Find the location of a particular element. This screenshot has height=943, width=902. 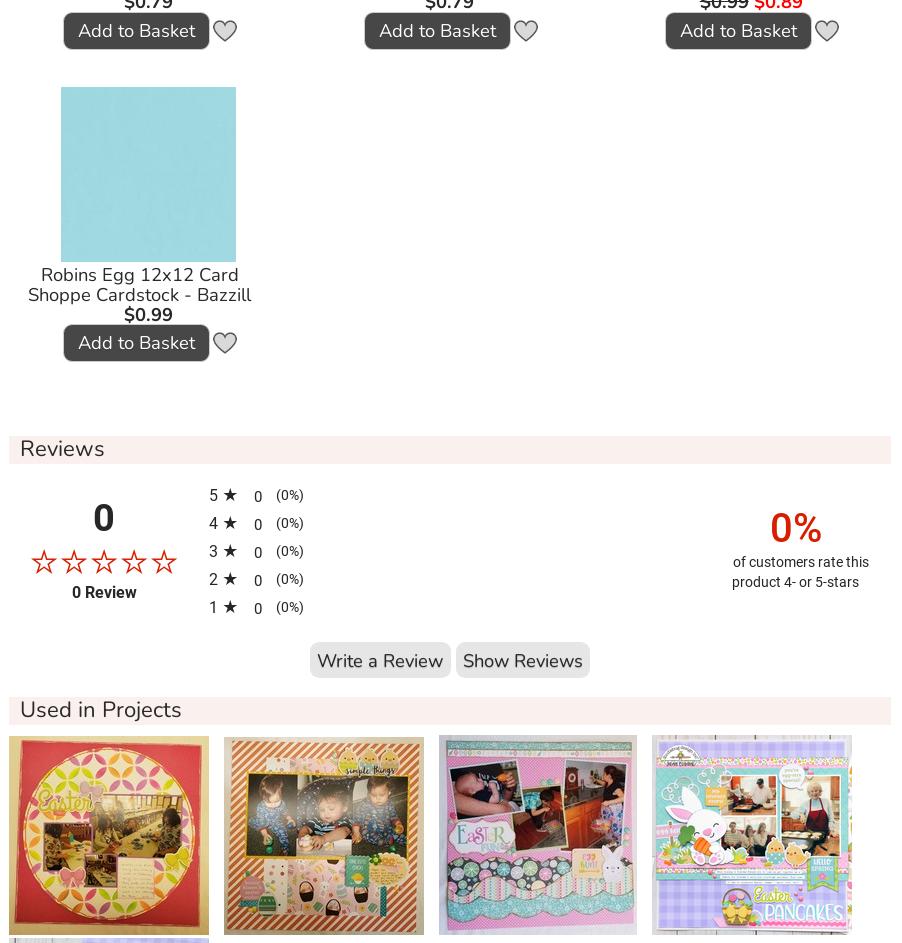

'0%' is located at coordinates (767, 528).